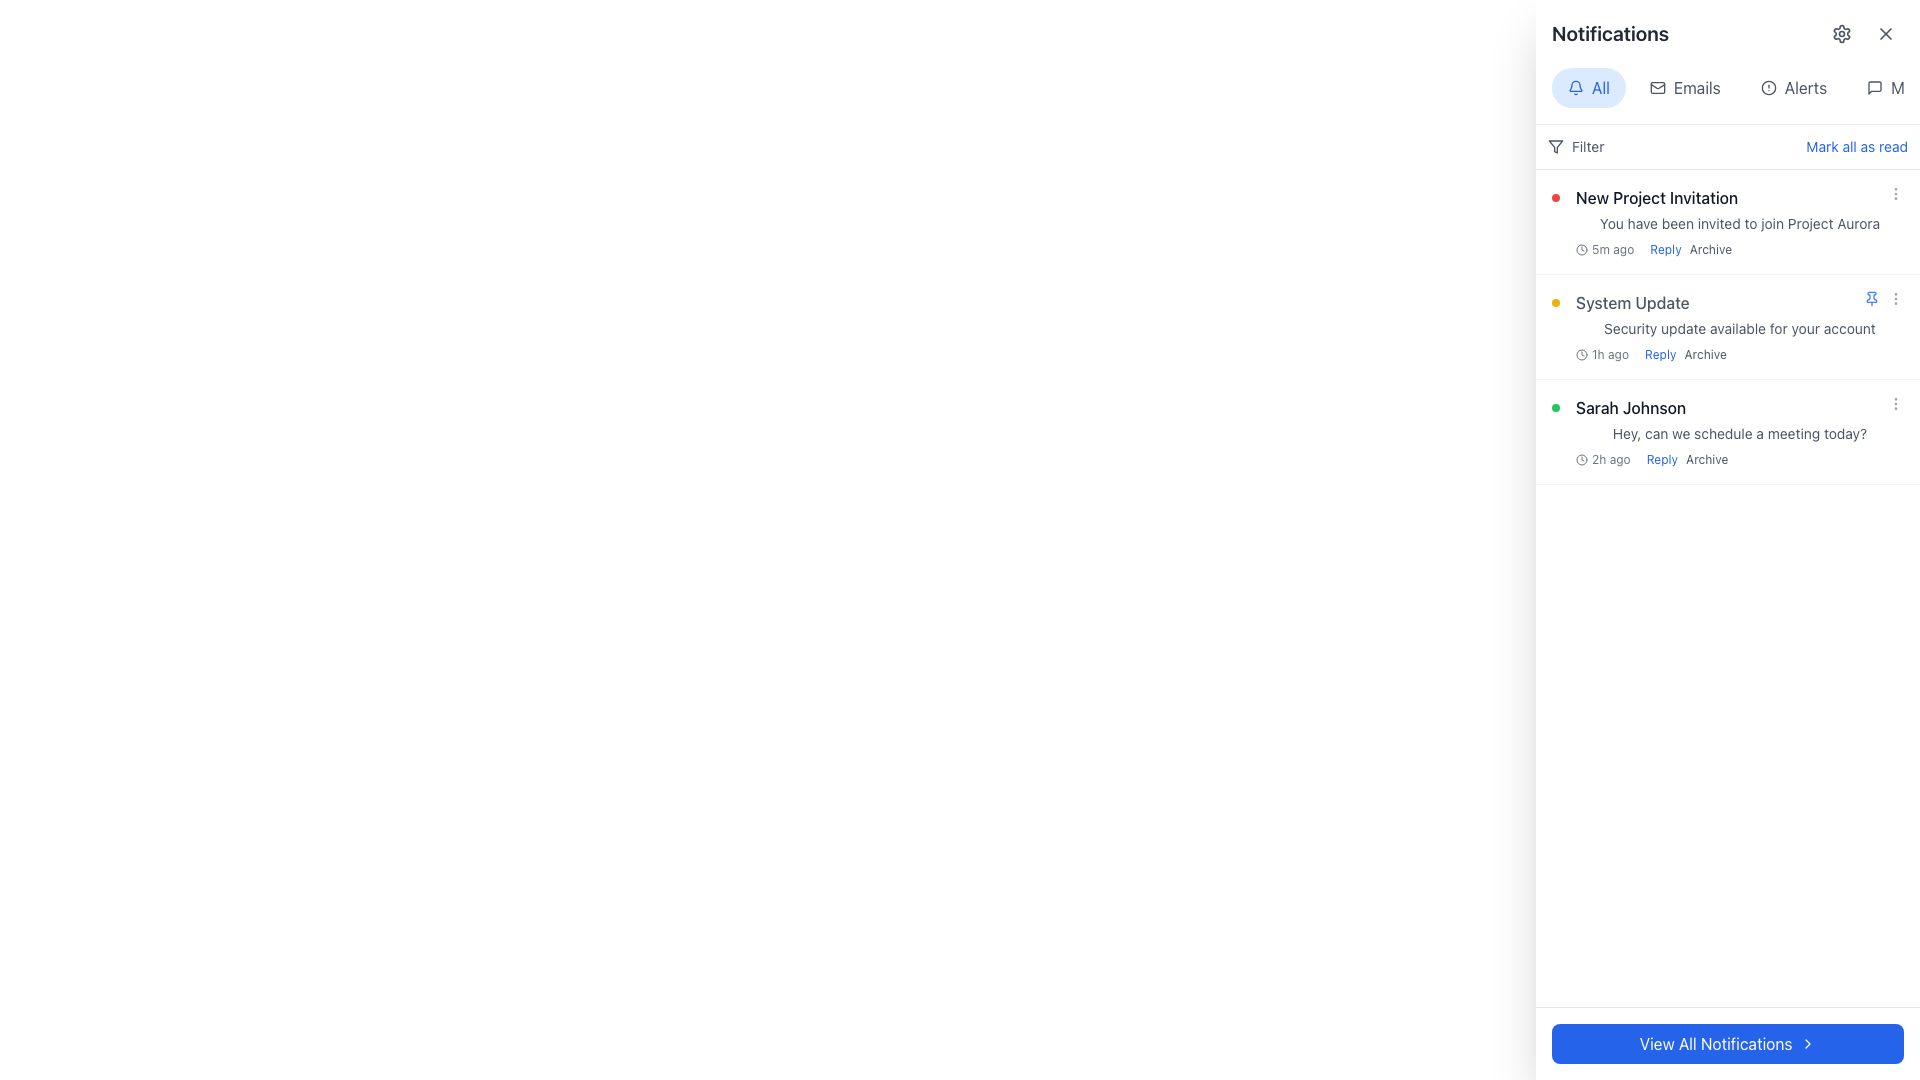  Describe the element at coordinates (1657, 87) in the screenshot. I see `the email notification filter icon located second in the row of icons, left of the 'Emails' label, to filter or access email notifications` at that location.